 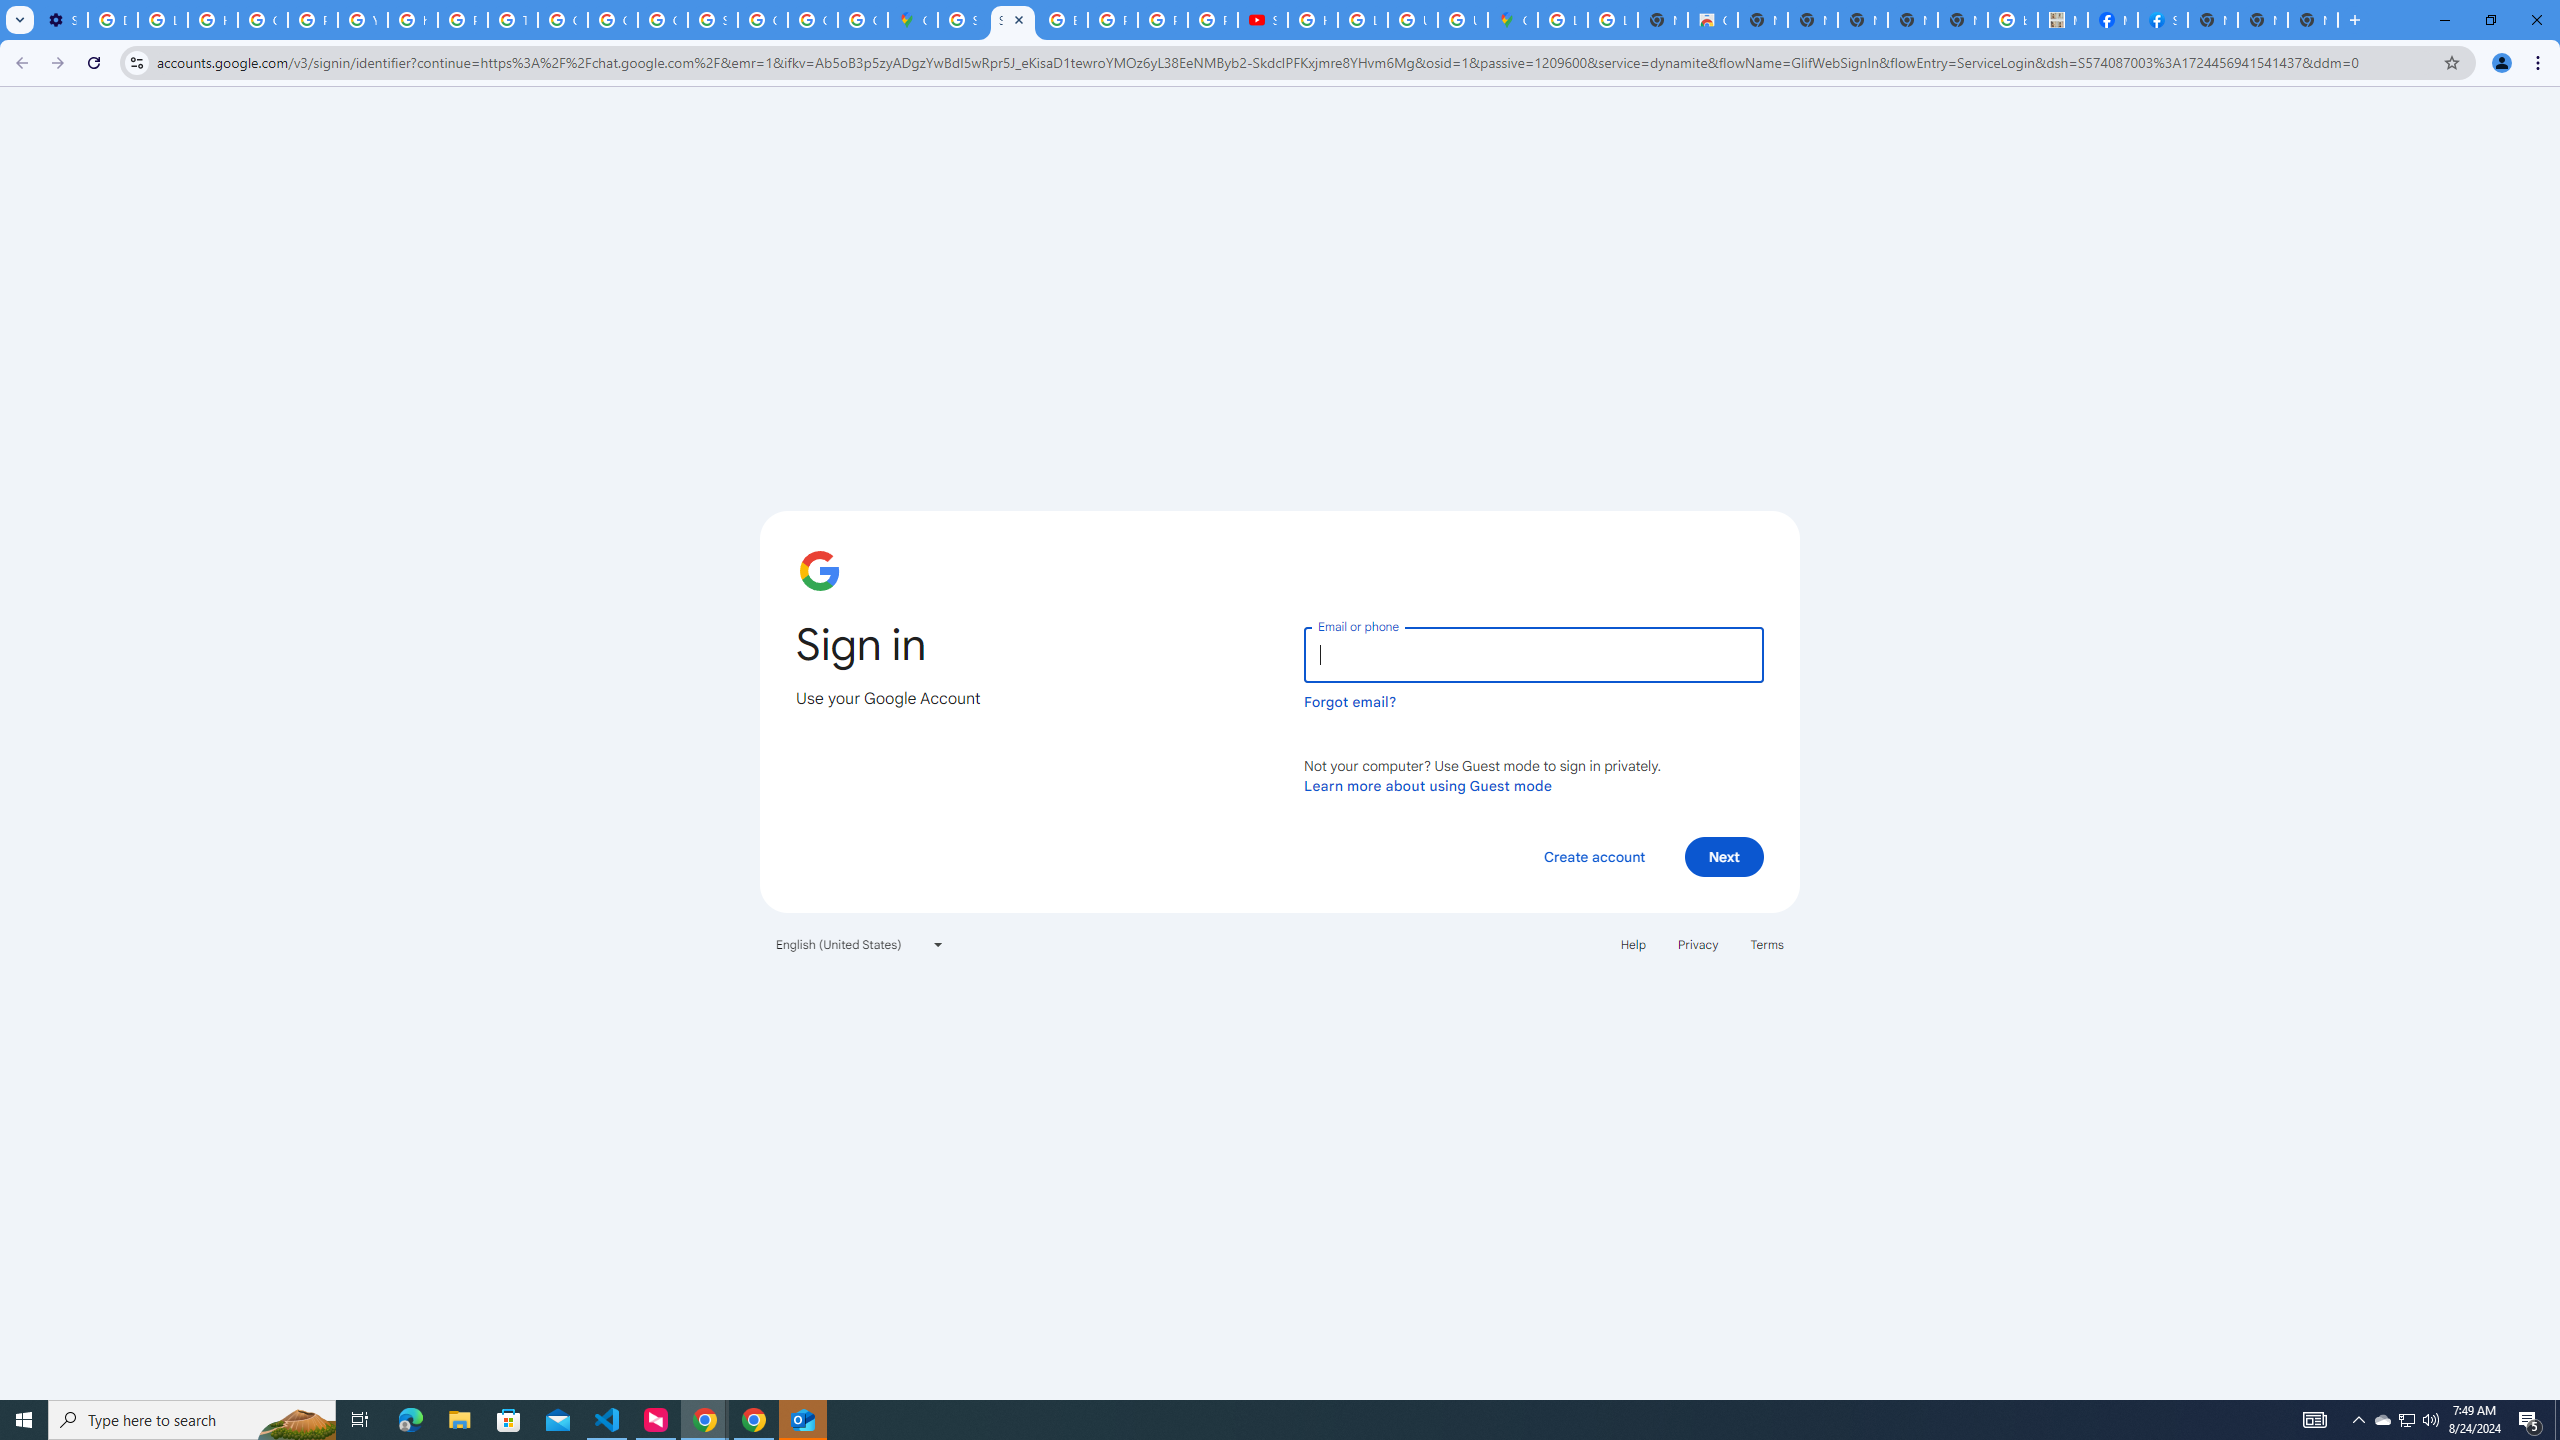 What do you see at coordinates (362, 19) in the screenshot?
I see `'YouTube'` at bounding box center [362, 19].